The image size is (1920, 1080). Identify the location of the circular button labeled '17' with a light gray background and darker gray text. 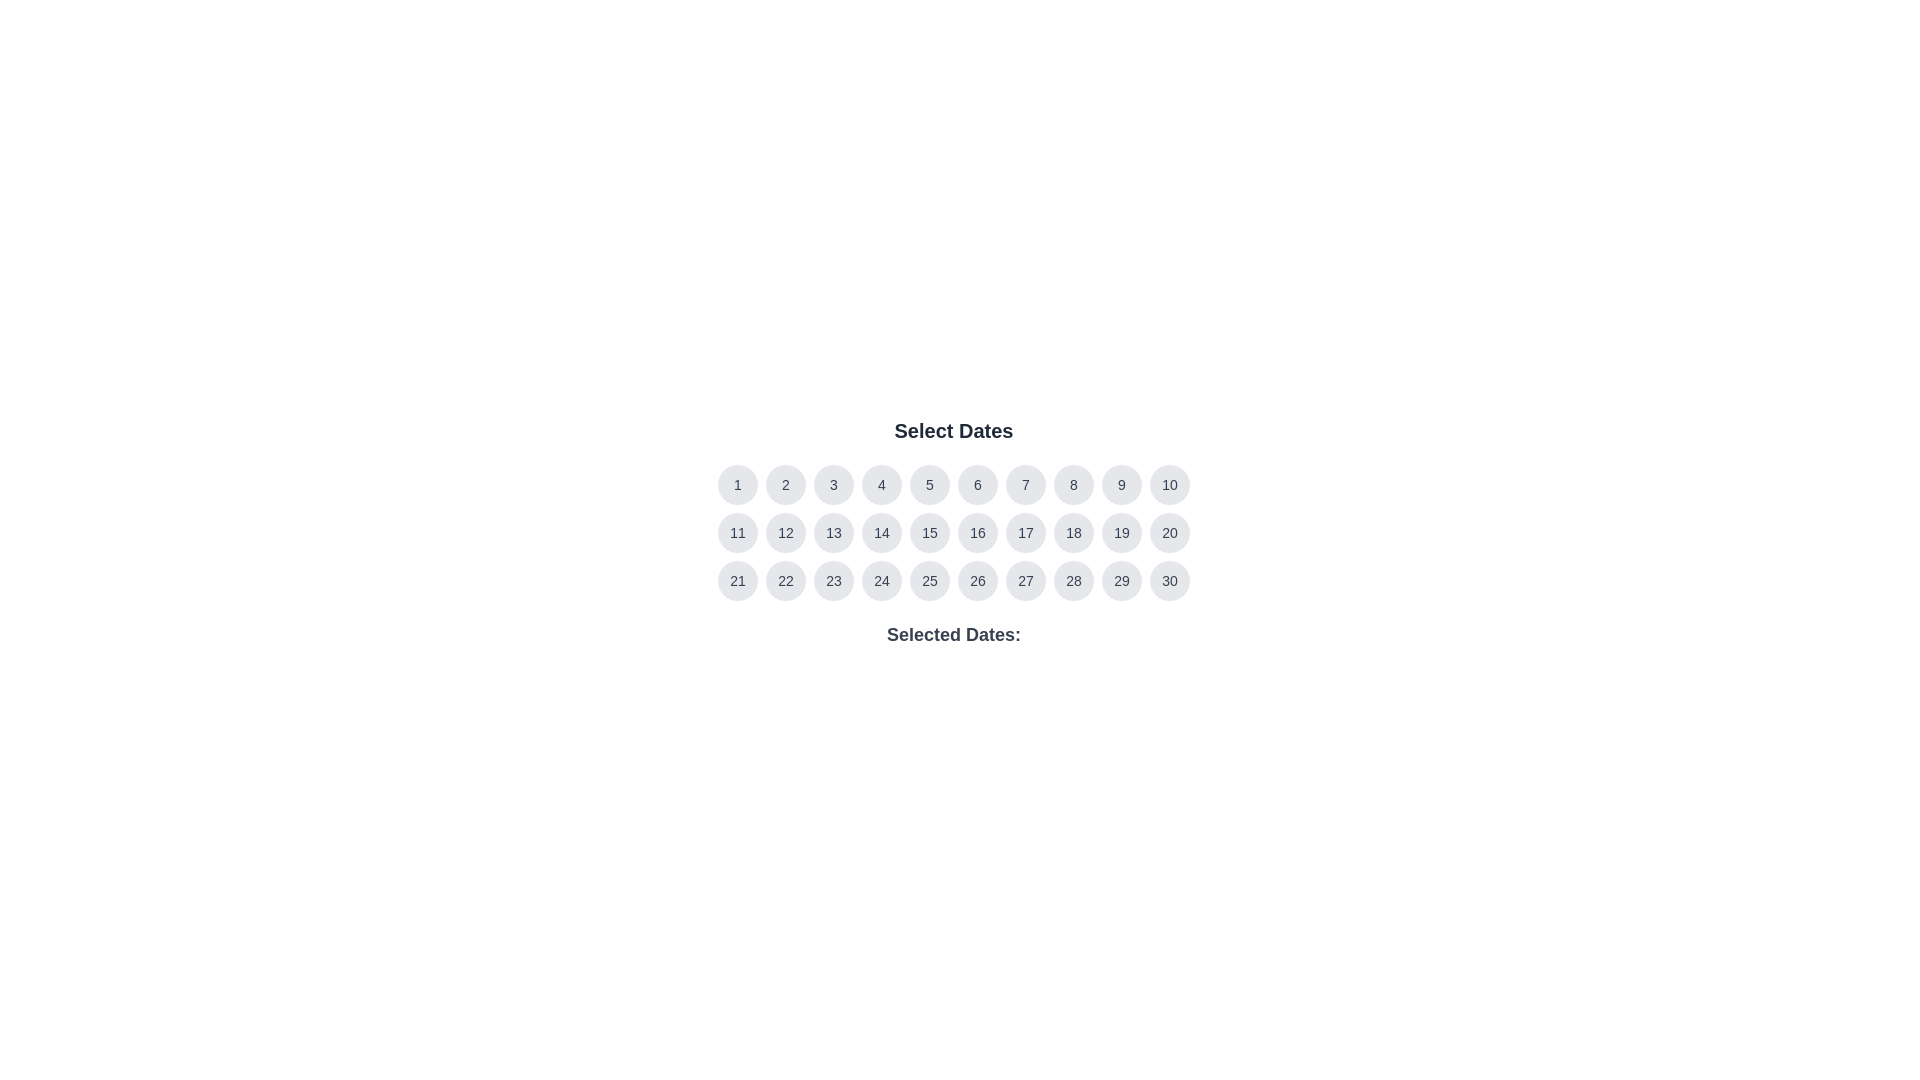
(1026, 531).